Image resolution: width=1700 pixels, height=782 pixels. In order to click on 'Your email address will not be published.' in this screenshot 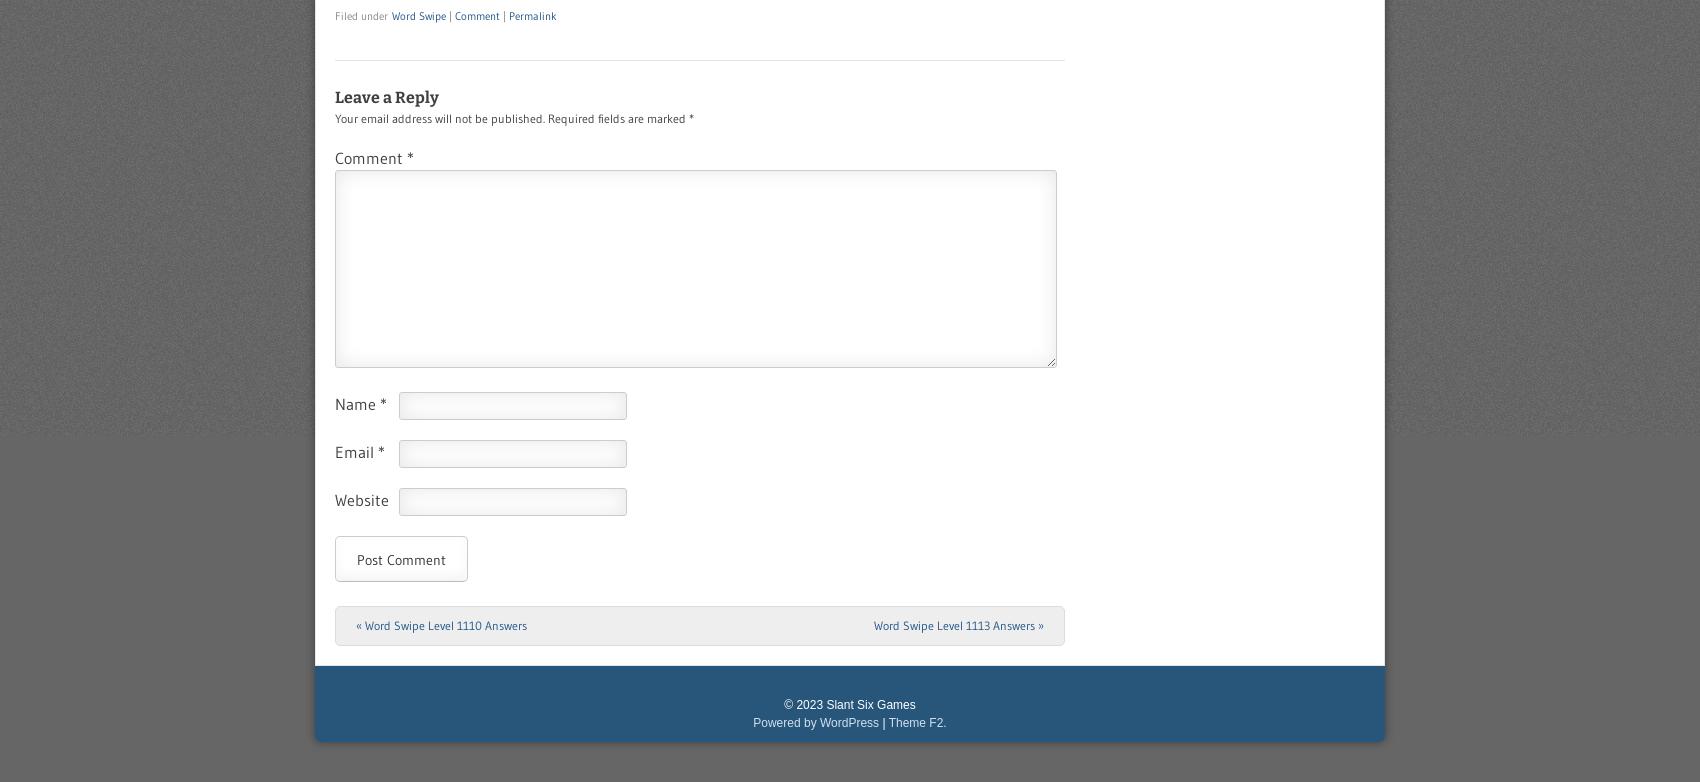, I will do `click(439, 118)`.